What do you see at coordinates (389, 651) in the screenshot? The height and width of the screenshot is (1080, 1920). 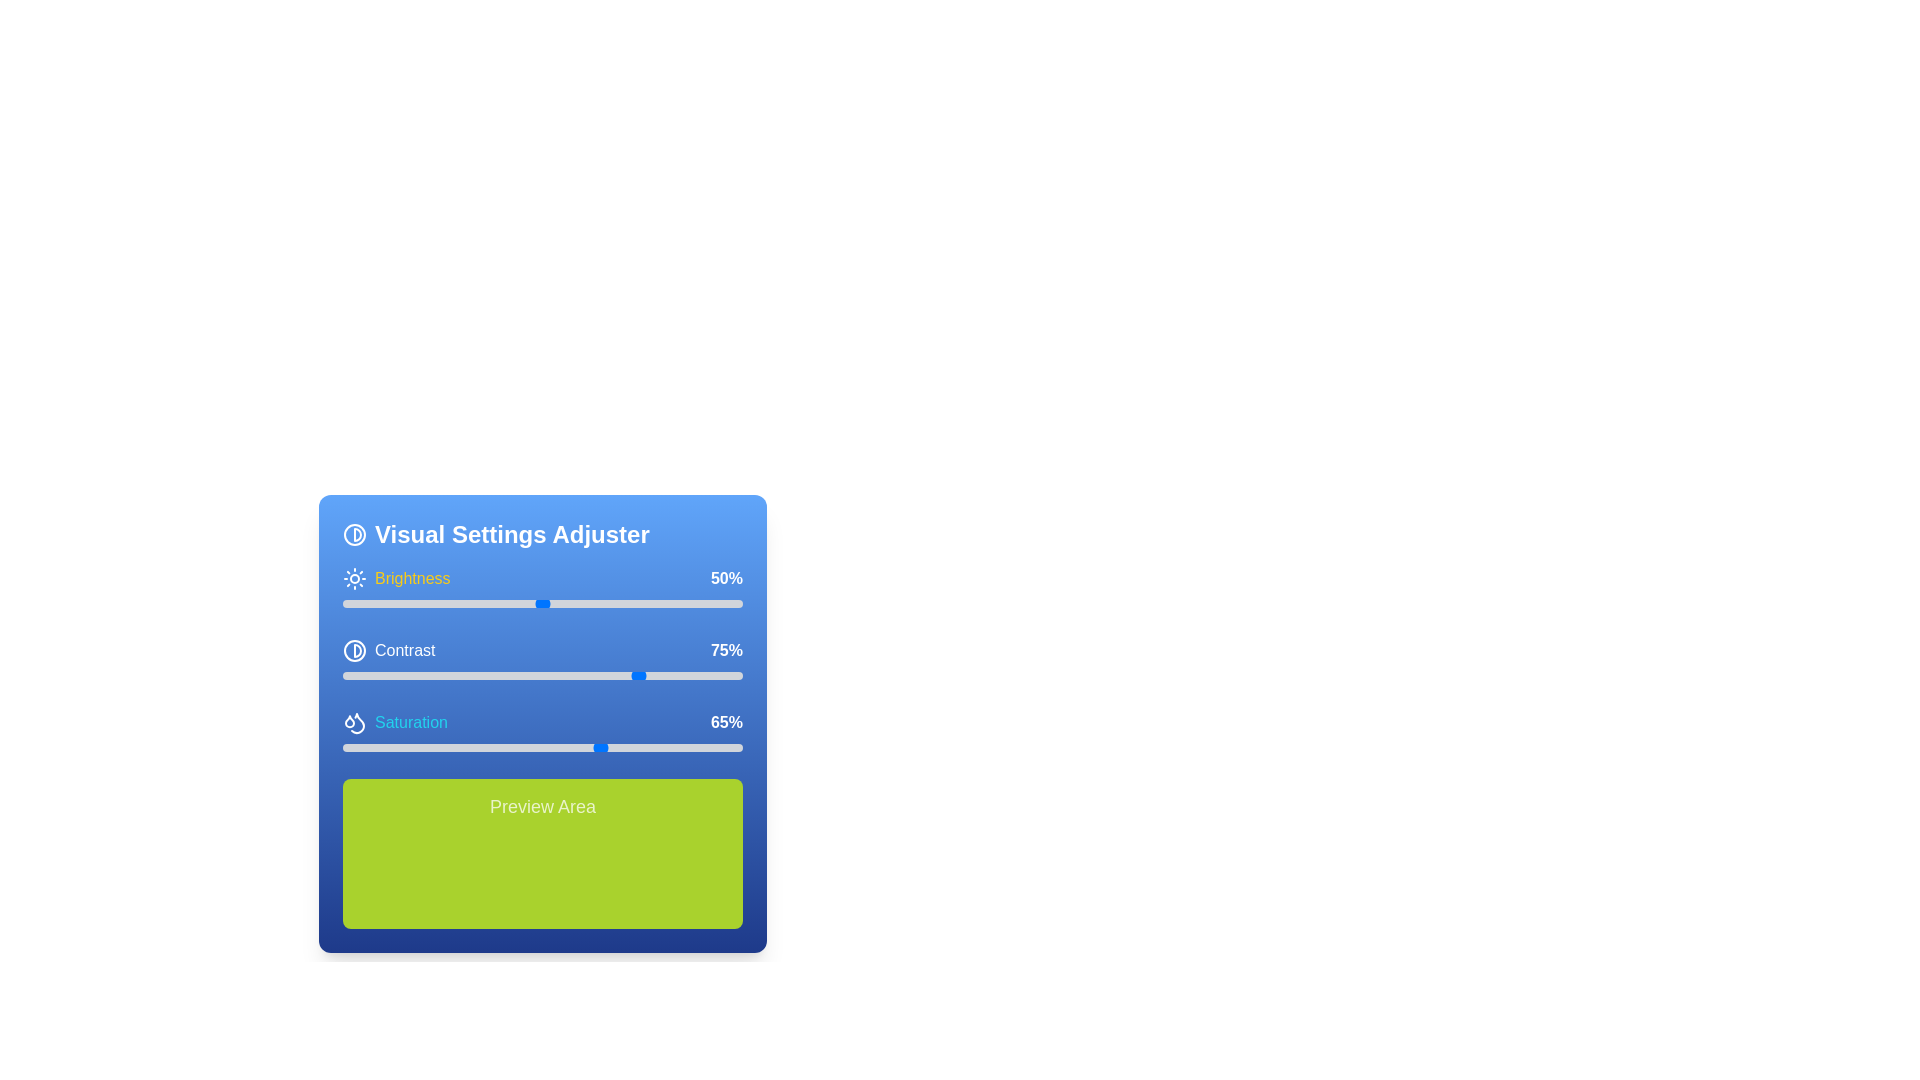 I see `the 'Contrast' Label, which displays the text 'Contrast' in medium font weight and white color, located in the second row of the layout` at bounding box center [389, 651].